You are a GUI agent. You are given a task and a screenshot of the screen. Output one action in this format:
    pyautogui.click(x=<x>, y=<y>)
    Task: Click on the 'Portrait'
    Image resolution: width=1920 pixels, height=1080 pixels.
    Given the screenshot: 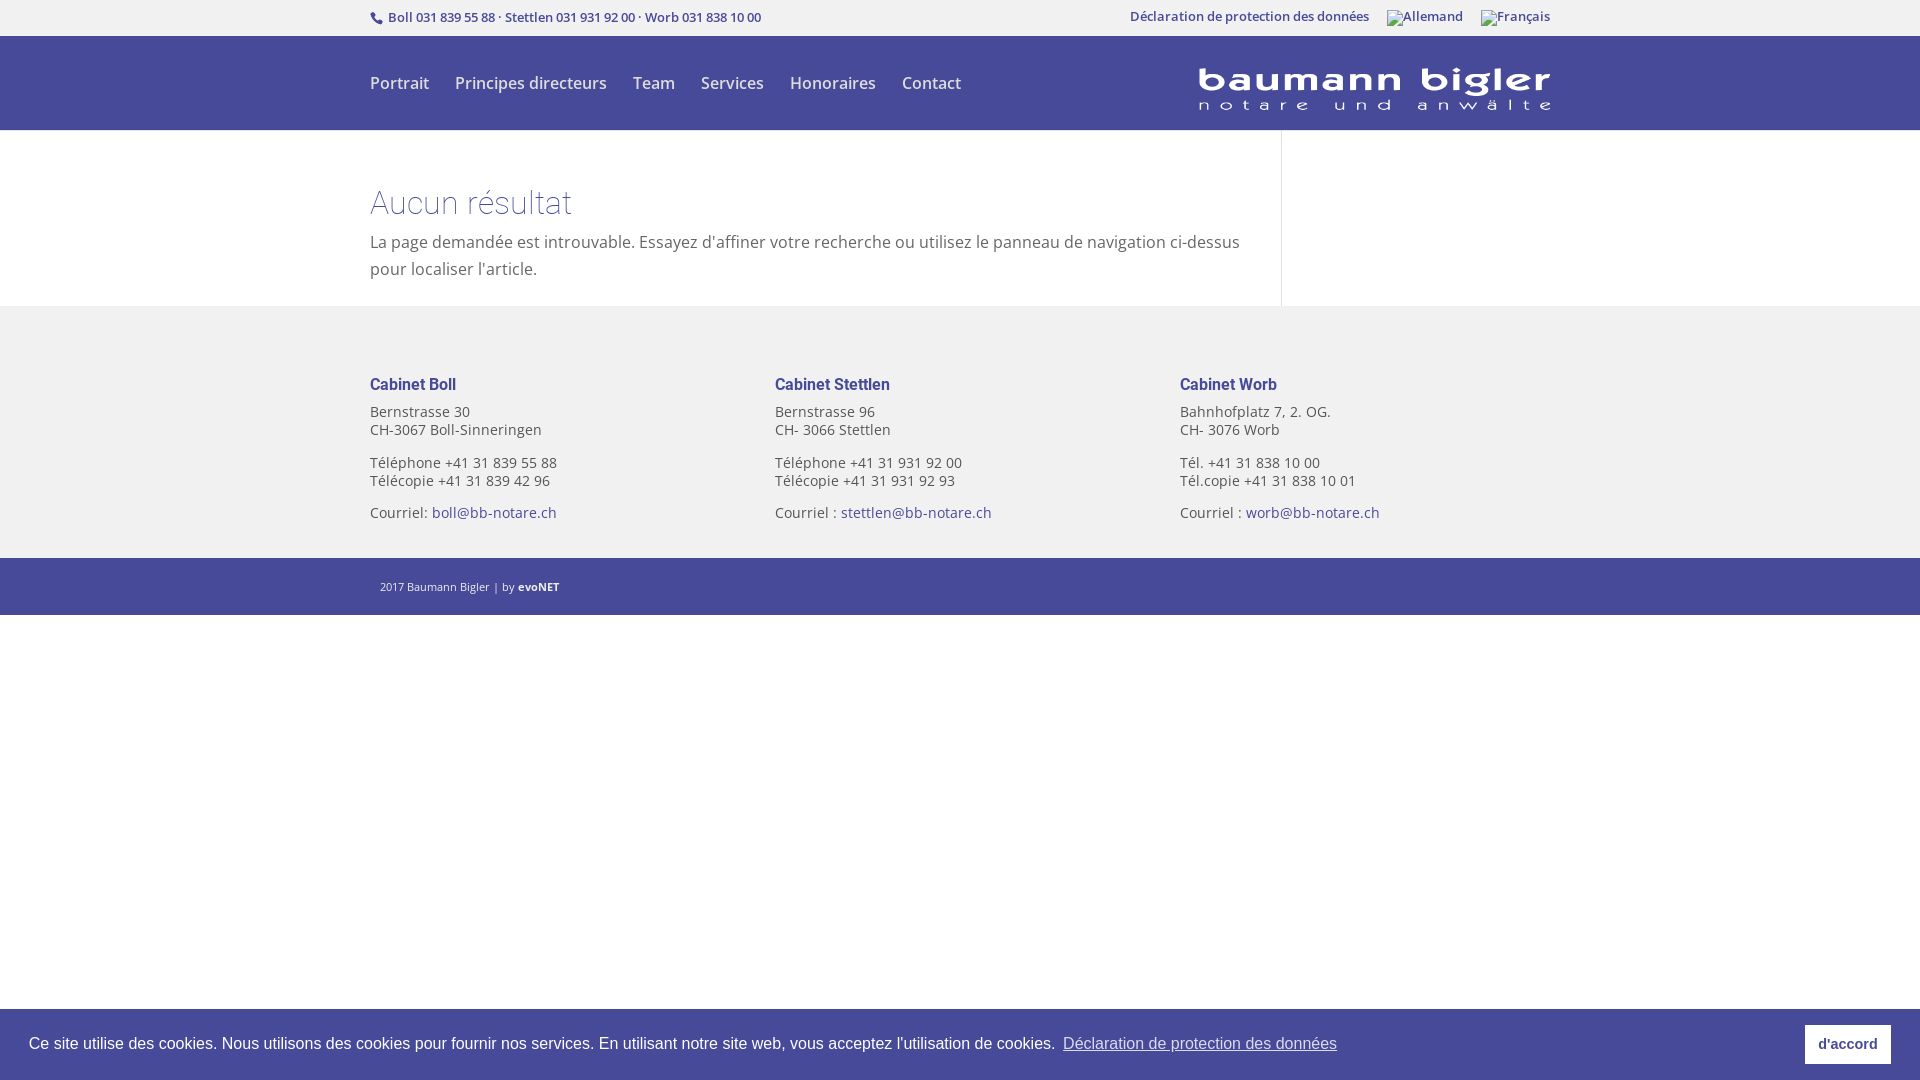 What is the action you would take?
    pyautogui.click(x=399, y=103)
    